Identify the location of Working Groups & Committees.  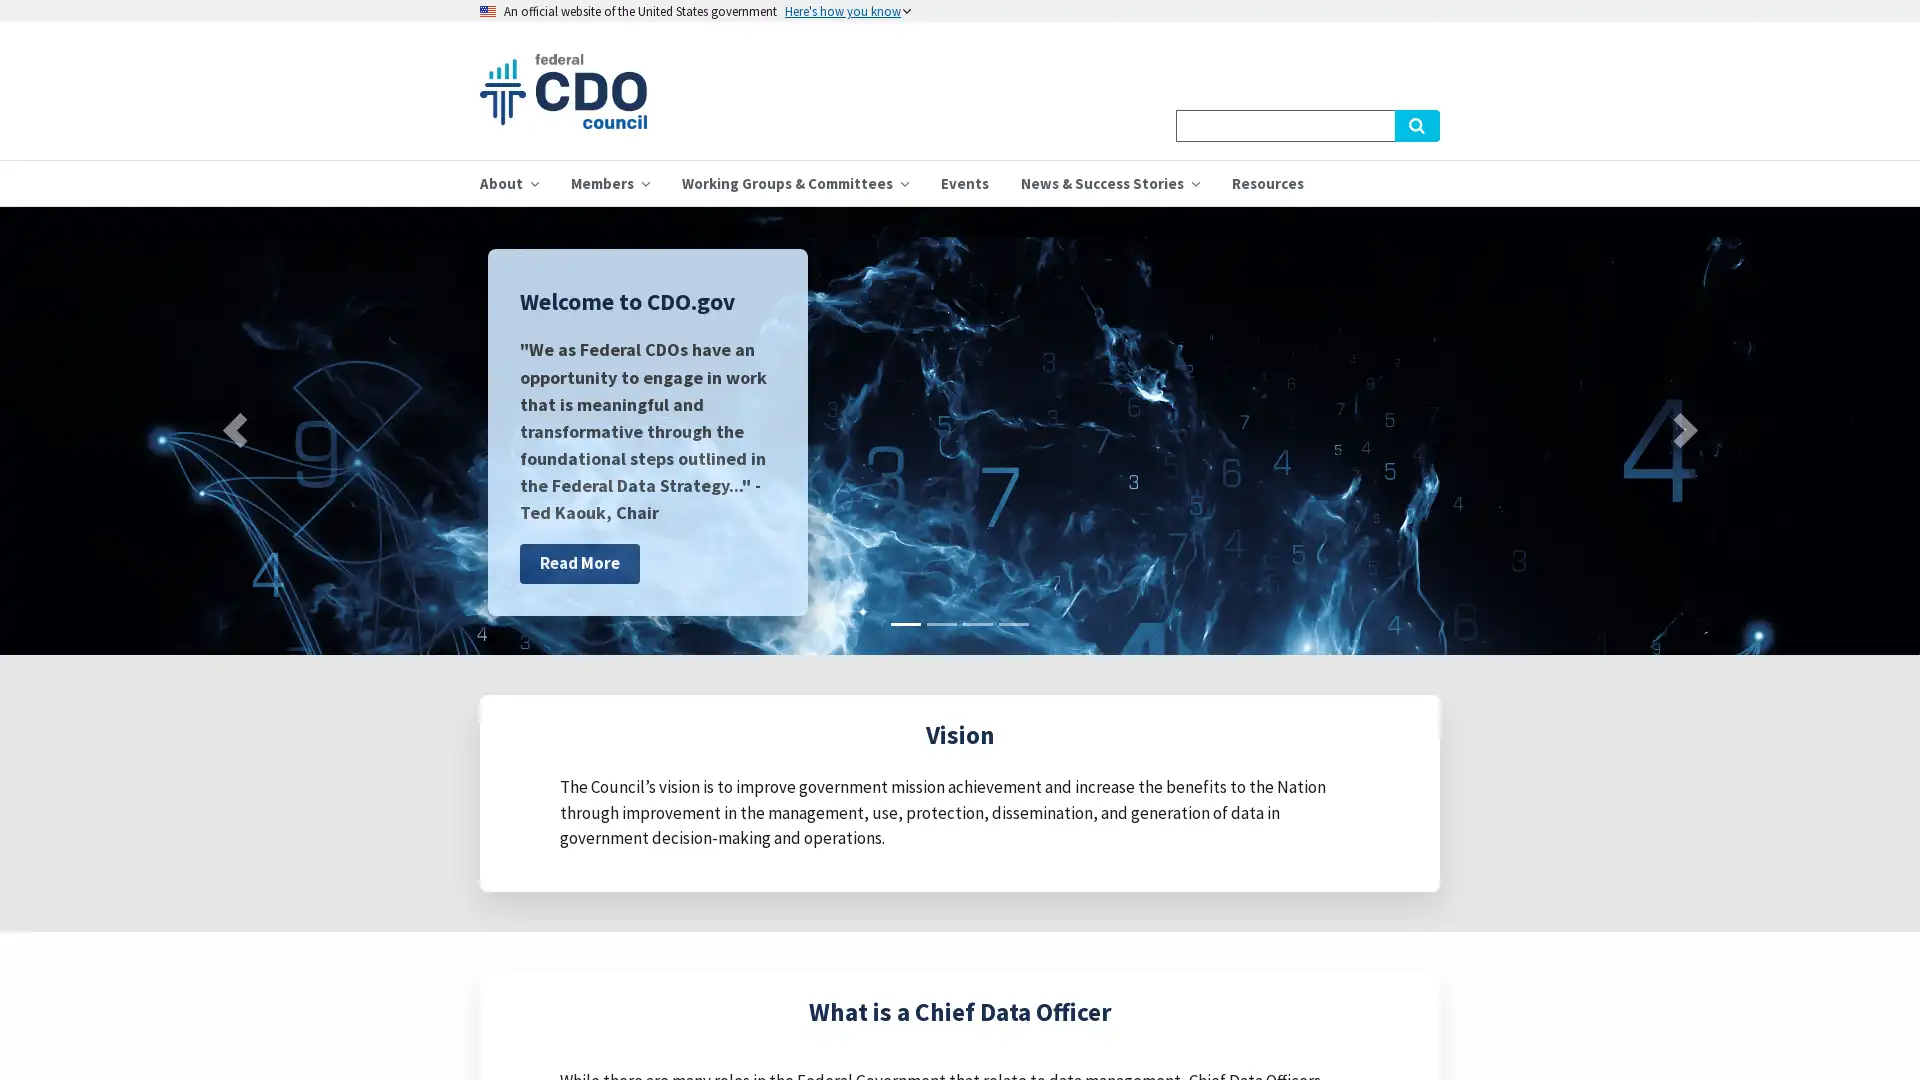
(794, 182).